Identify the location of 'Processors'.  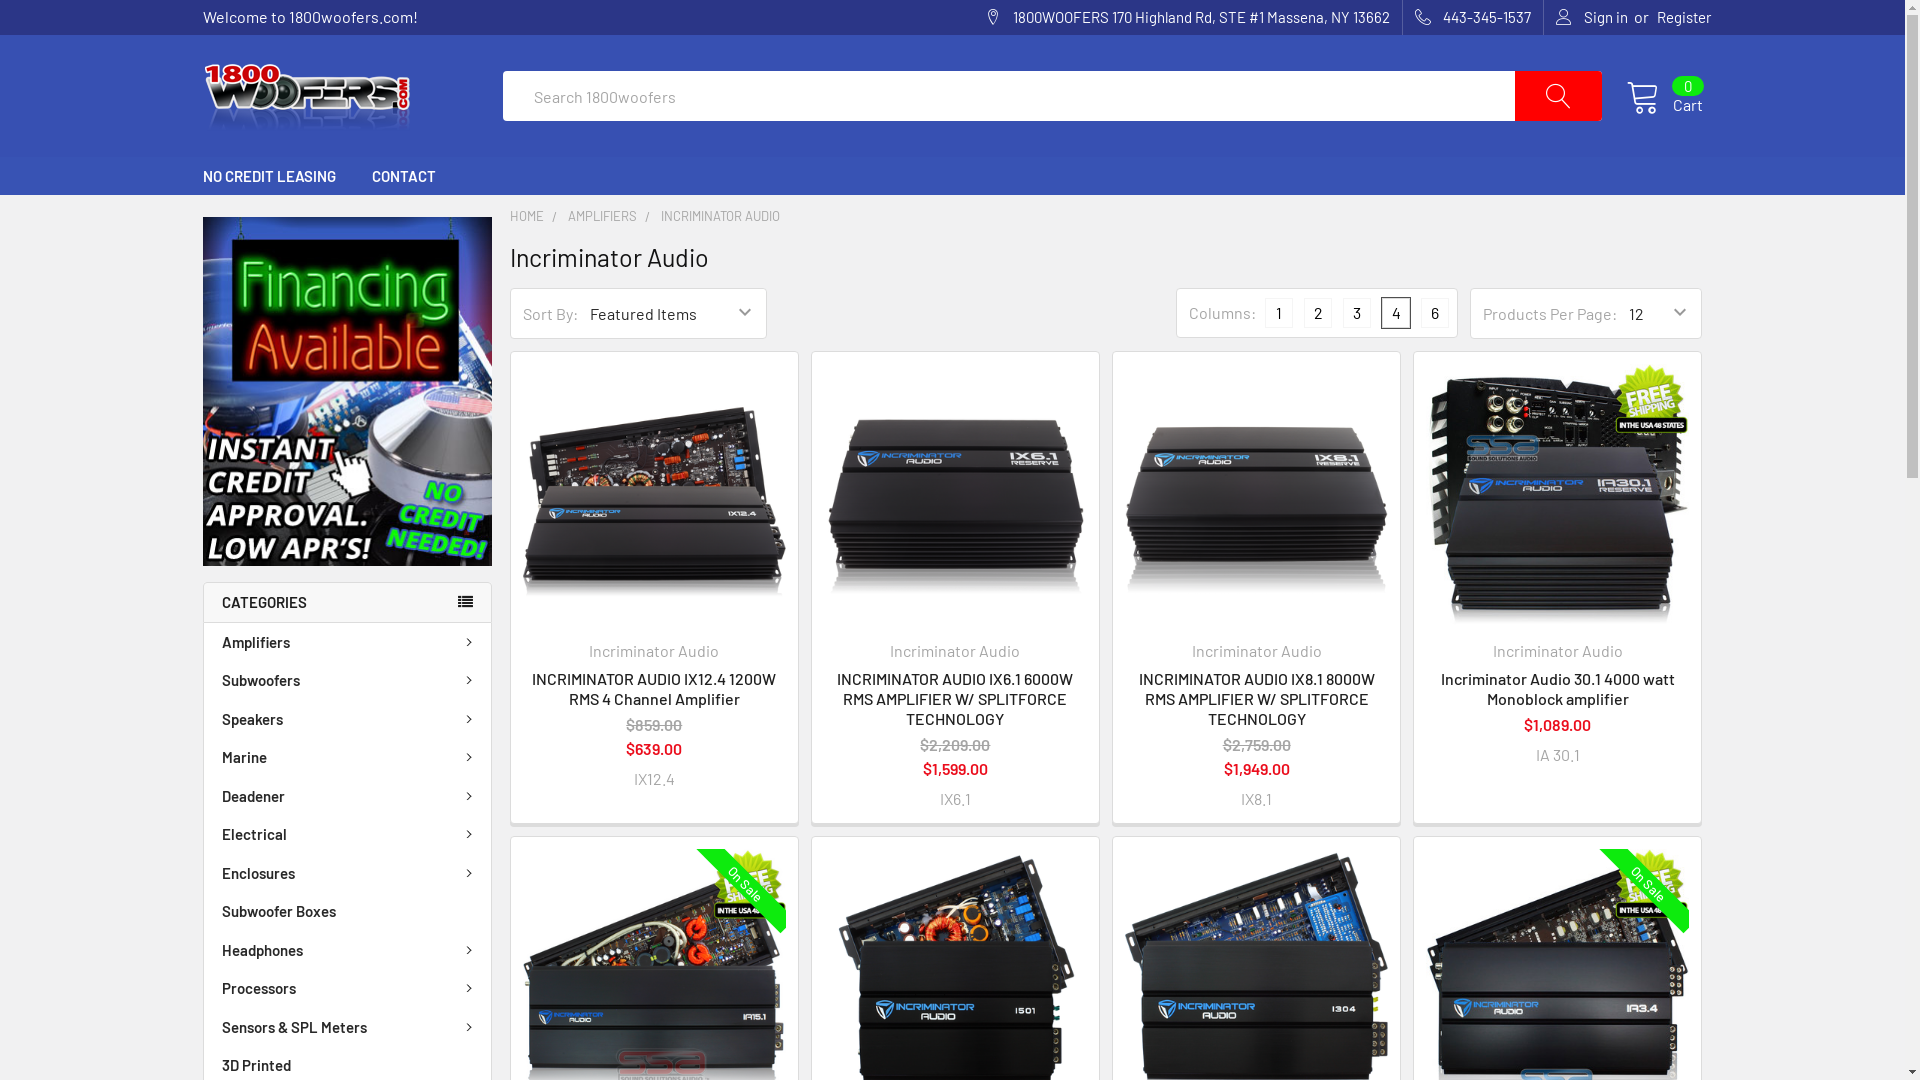
(347, 987).